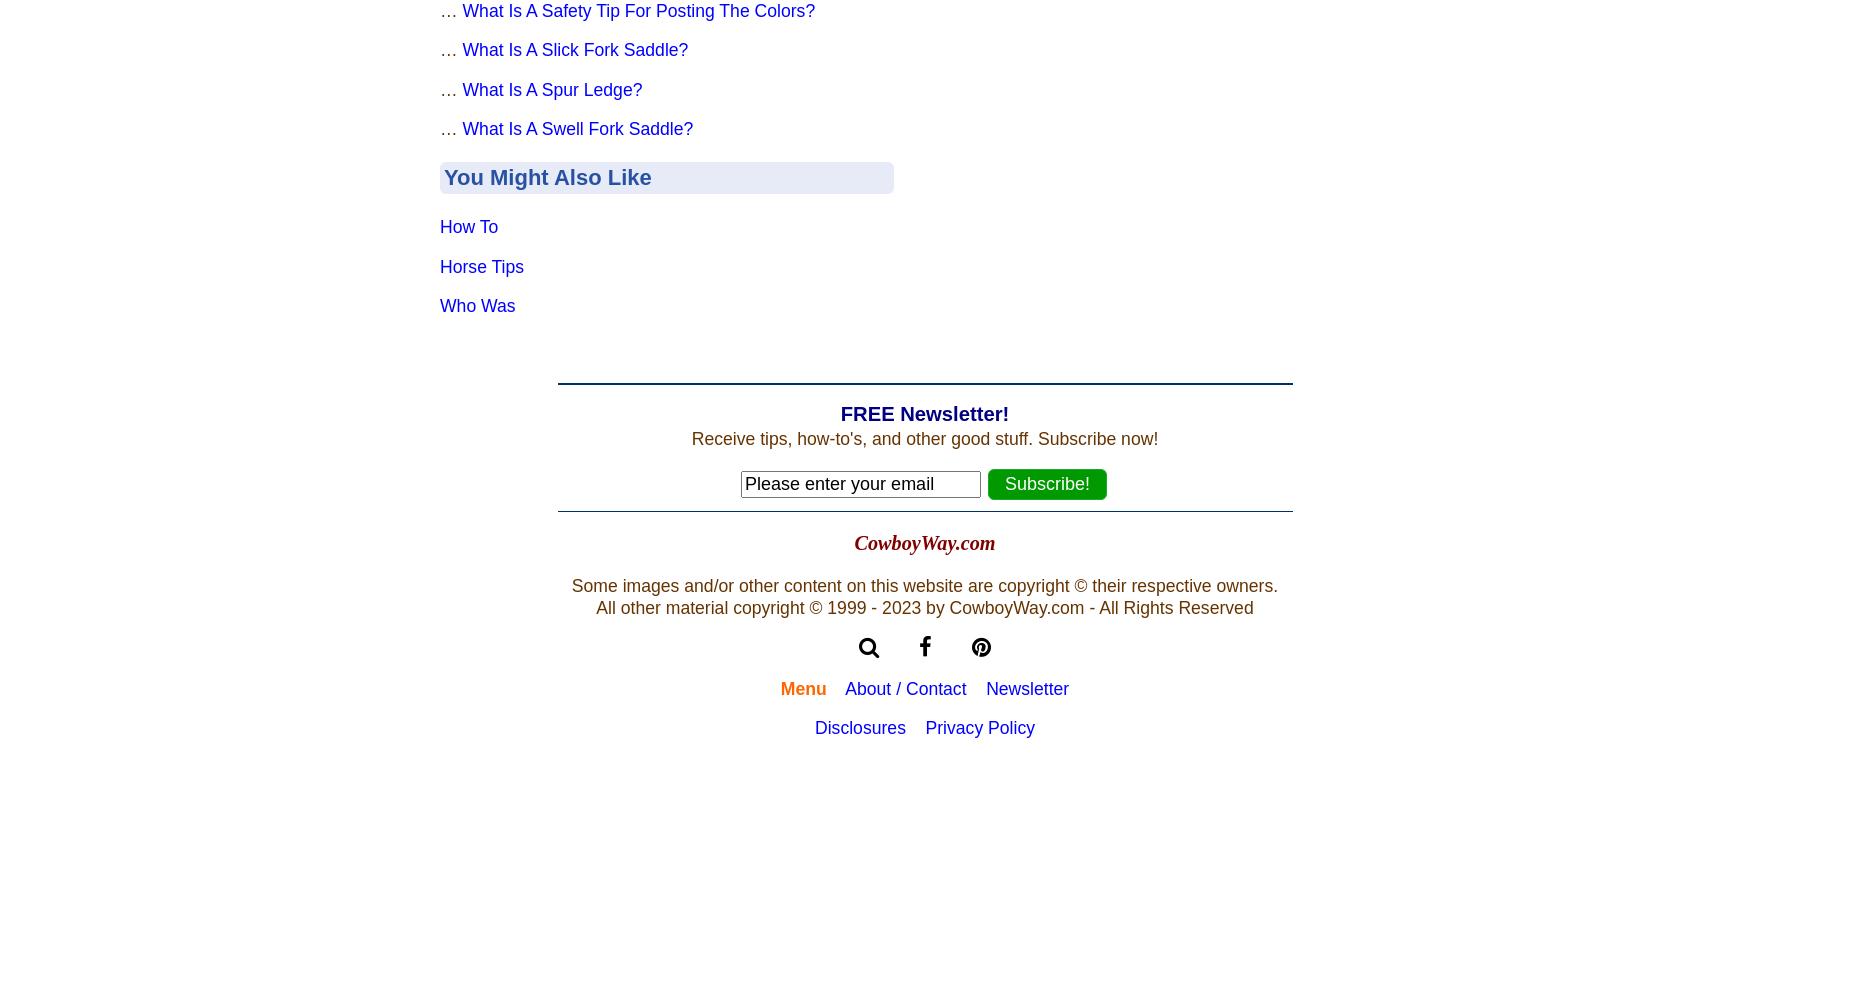  I want to click on 'How To', so click(468, 226).